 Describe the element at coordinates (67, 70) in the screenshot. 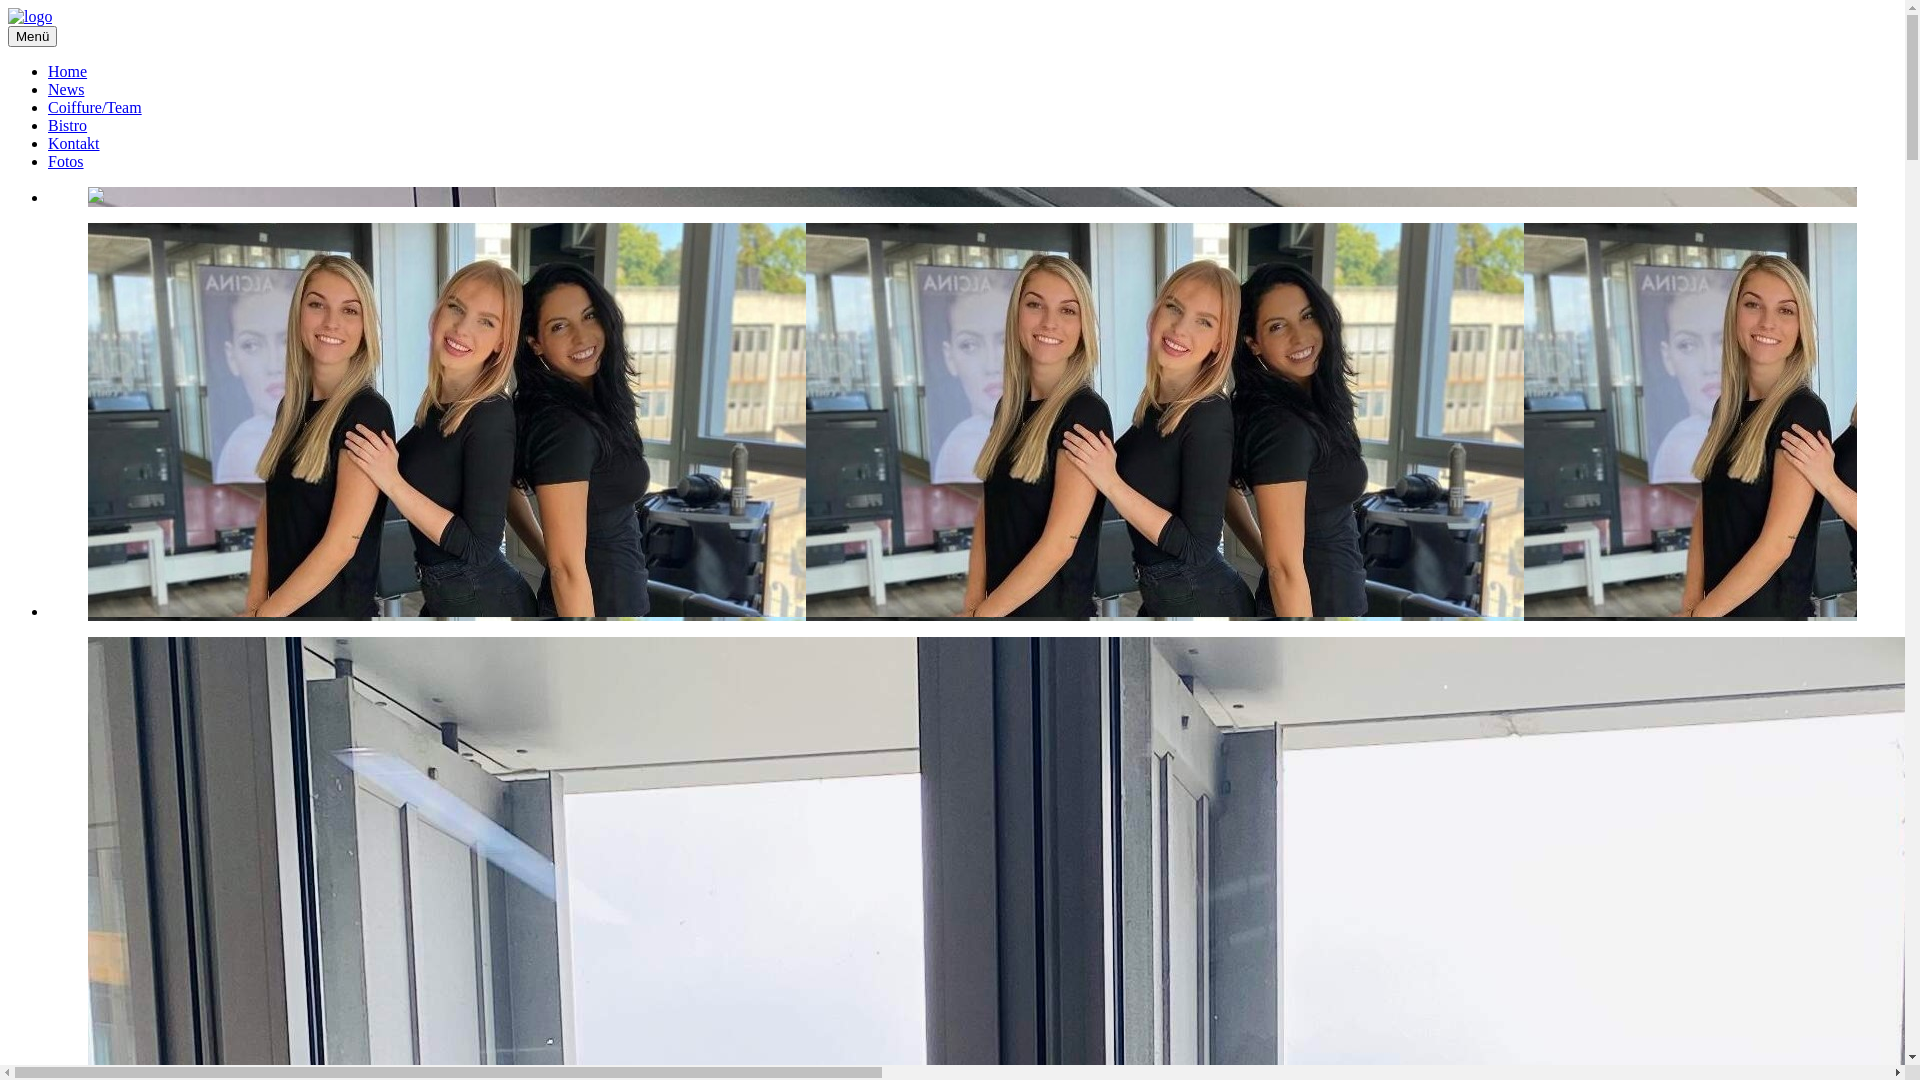

I see `'Home'` at that location.